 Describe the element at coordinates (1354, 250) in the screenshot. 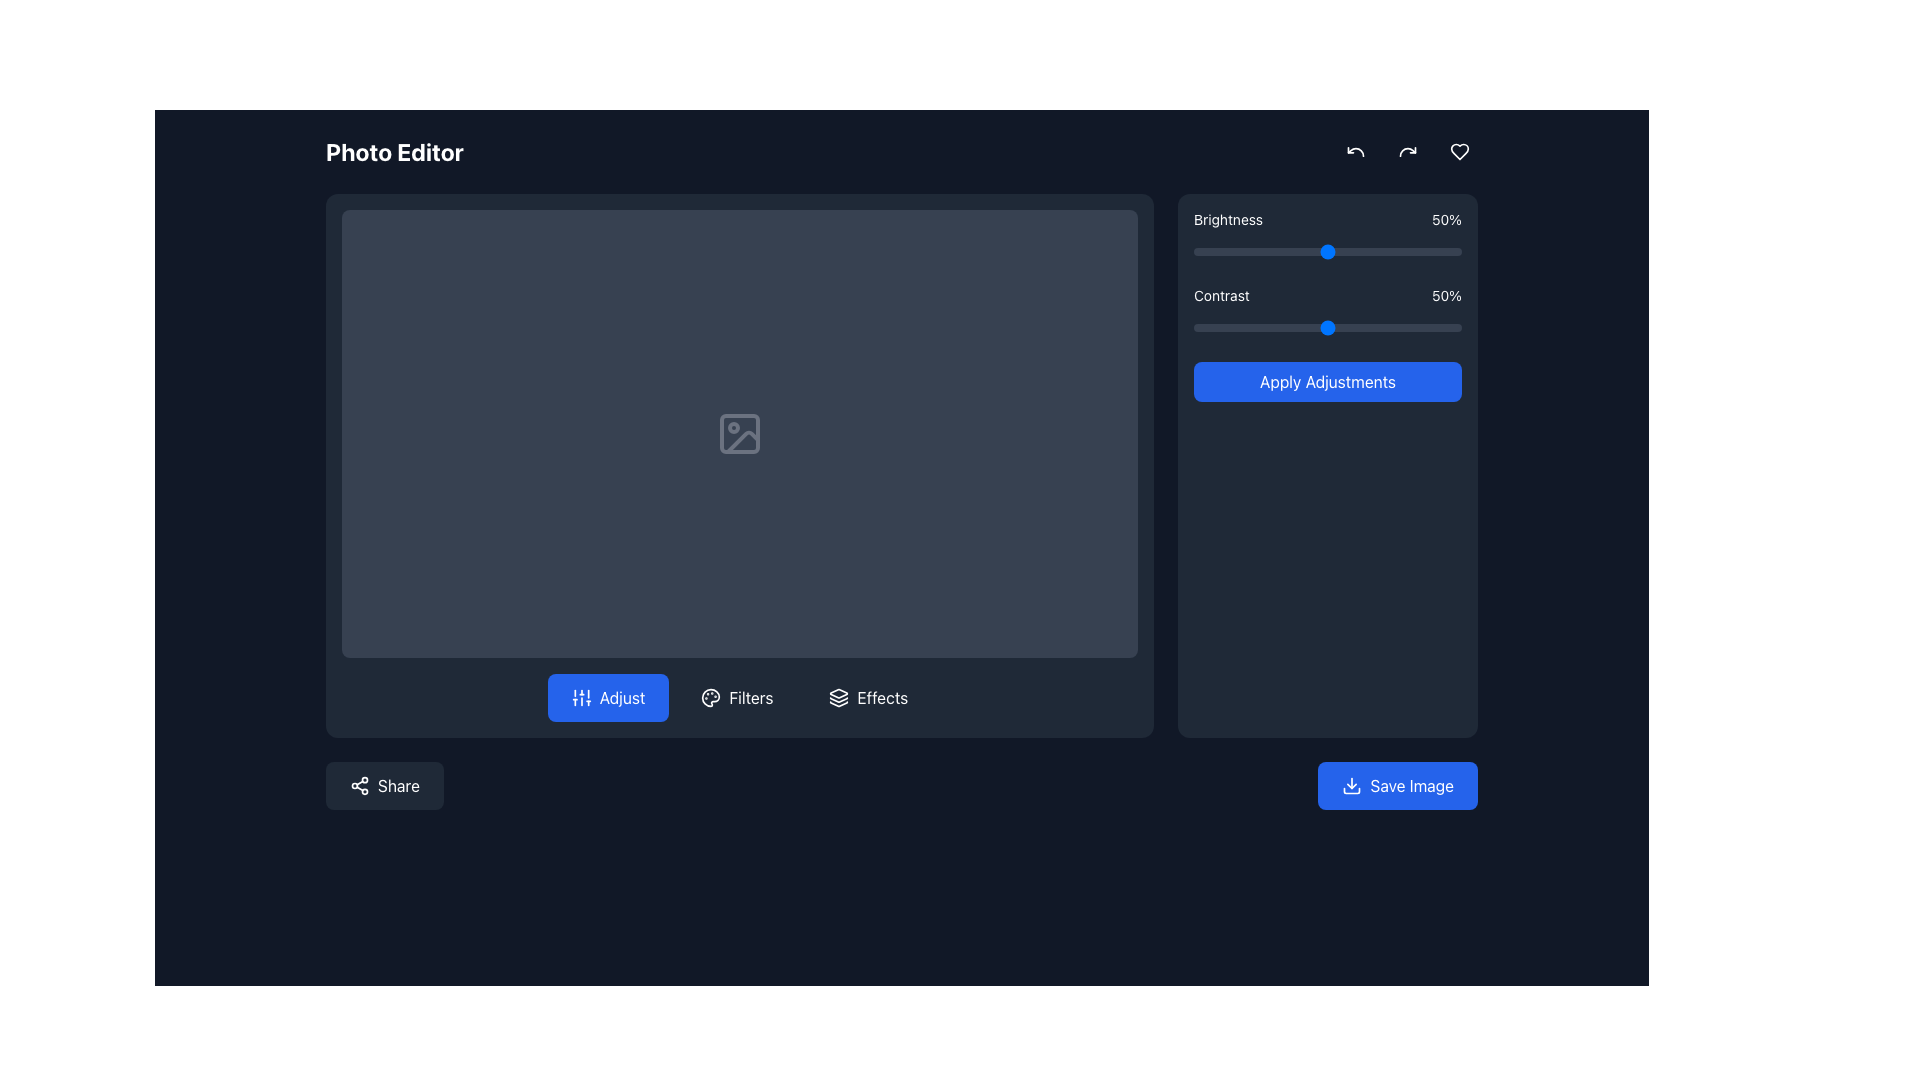

I see `brightness` at that location.